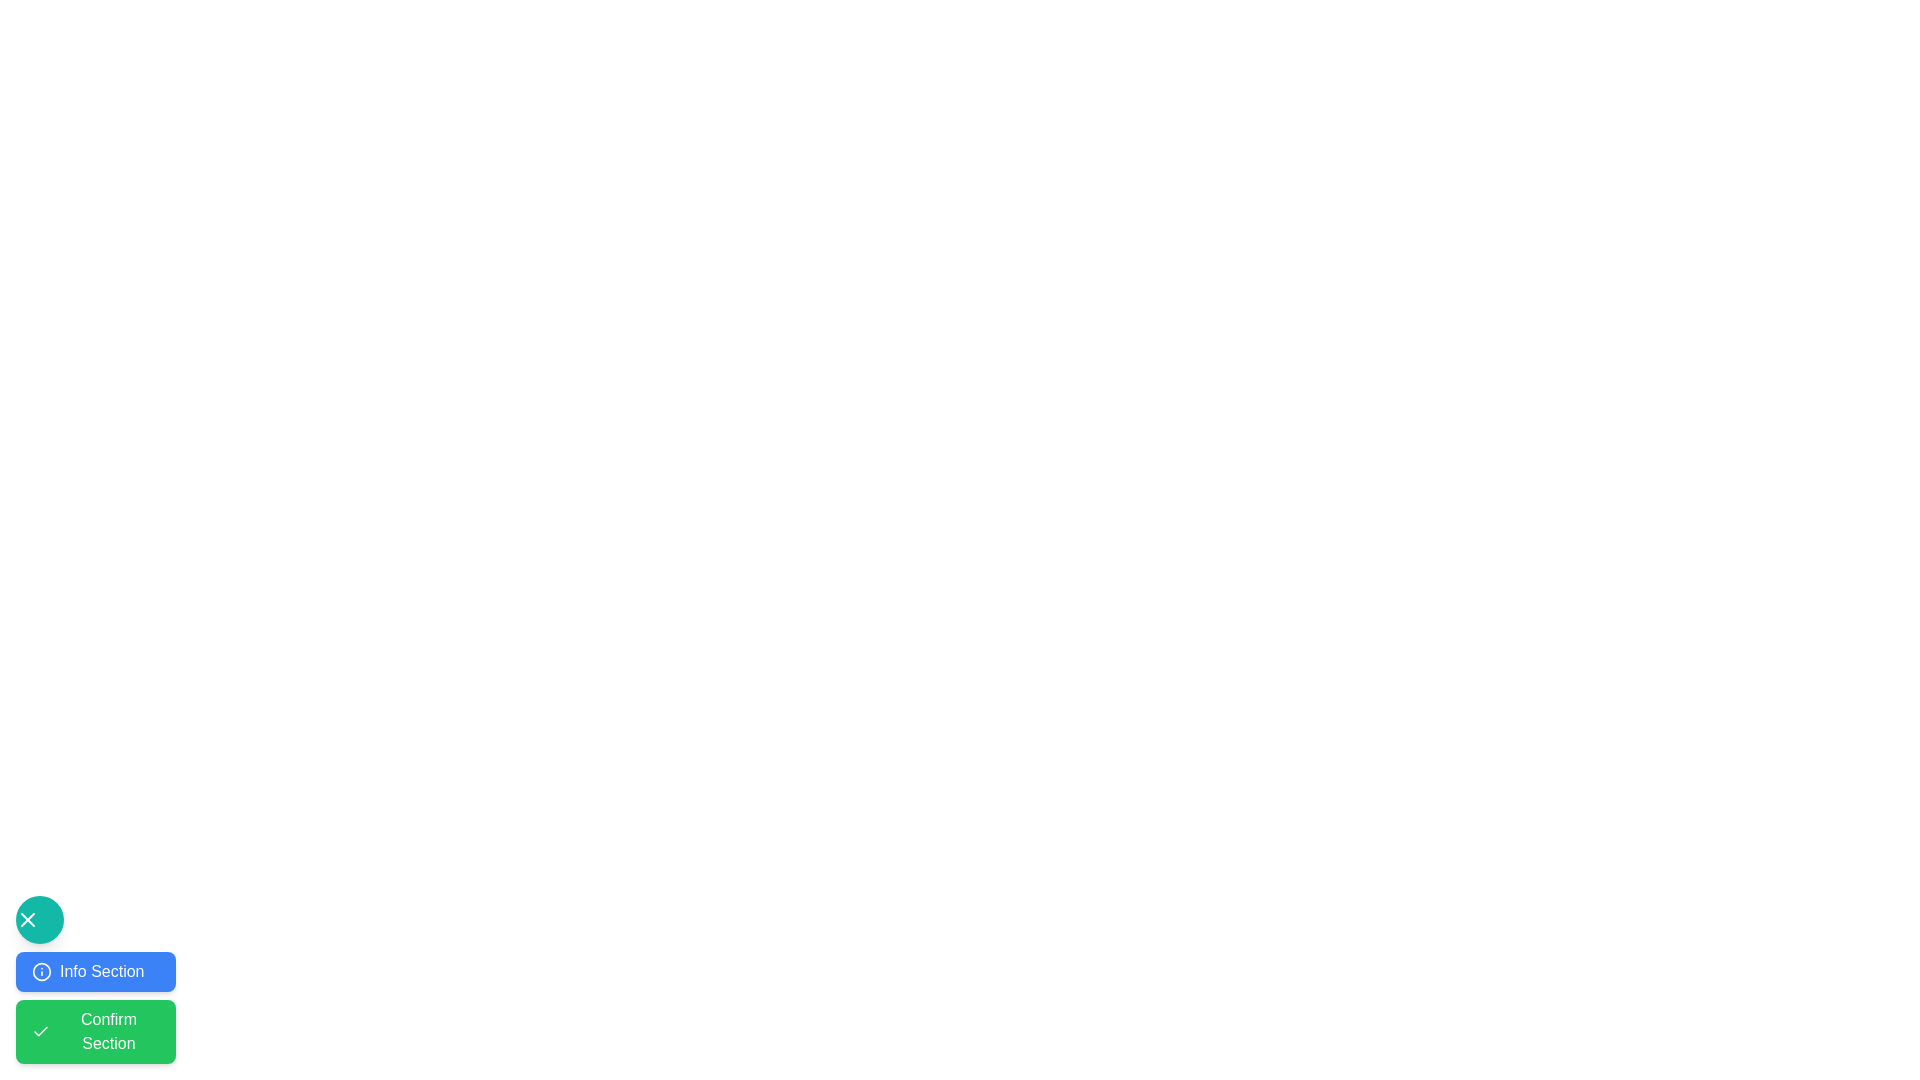 This screenshot has width=1920, height=1080. Describe the element at coordinates (40, 1032) in the screenshot. I see `the SVG checkmark icon with a green background located in the 'Confirm Section' button, positioned to the left of the text 'Confirm Section'` at that location.